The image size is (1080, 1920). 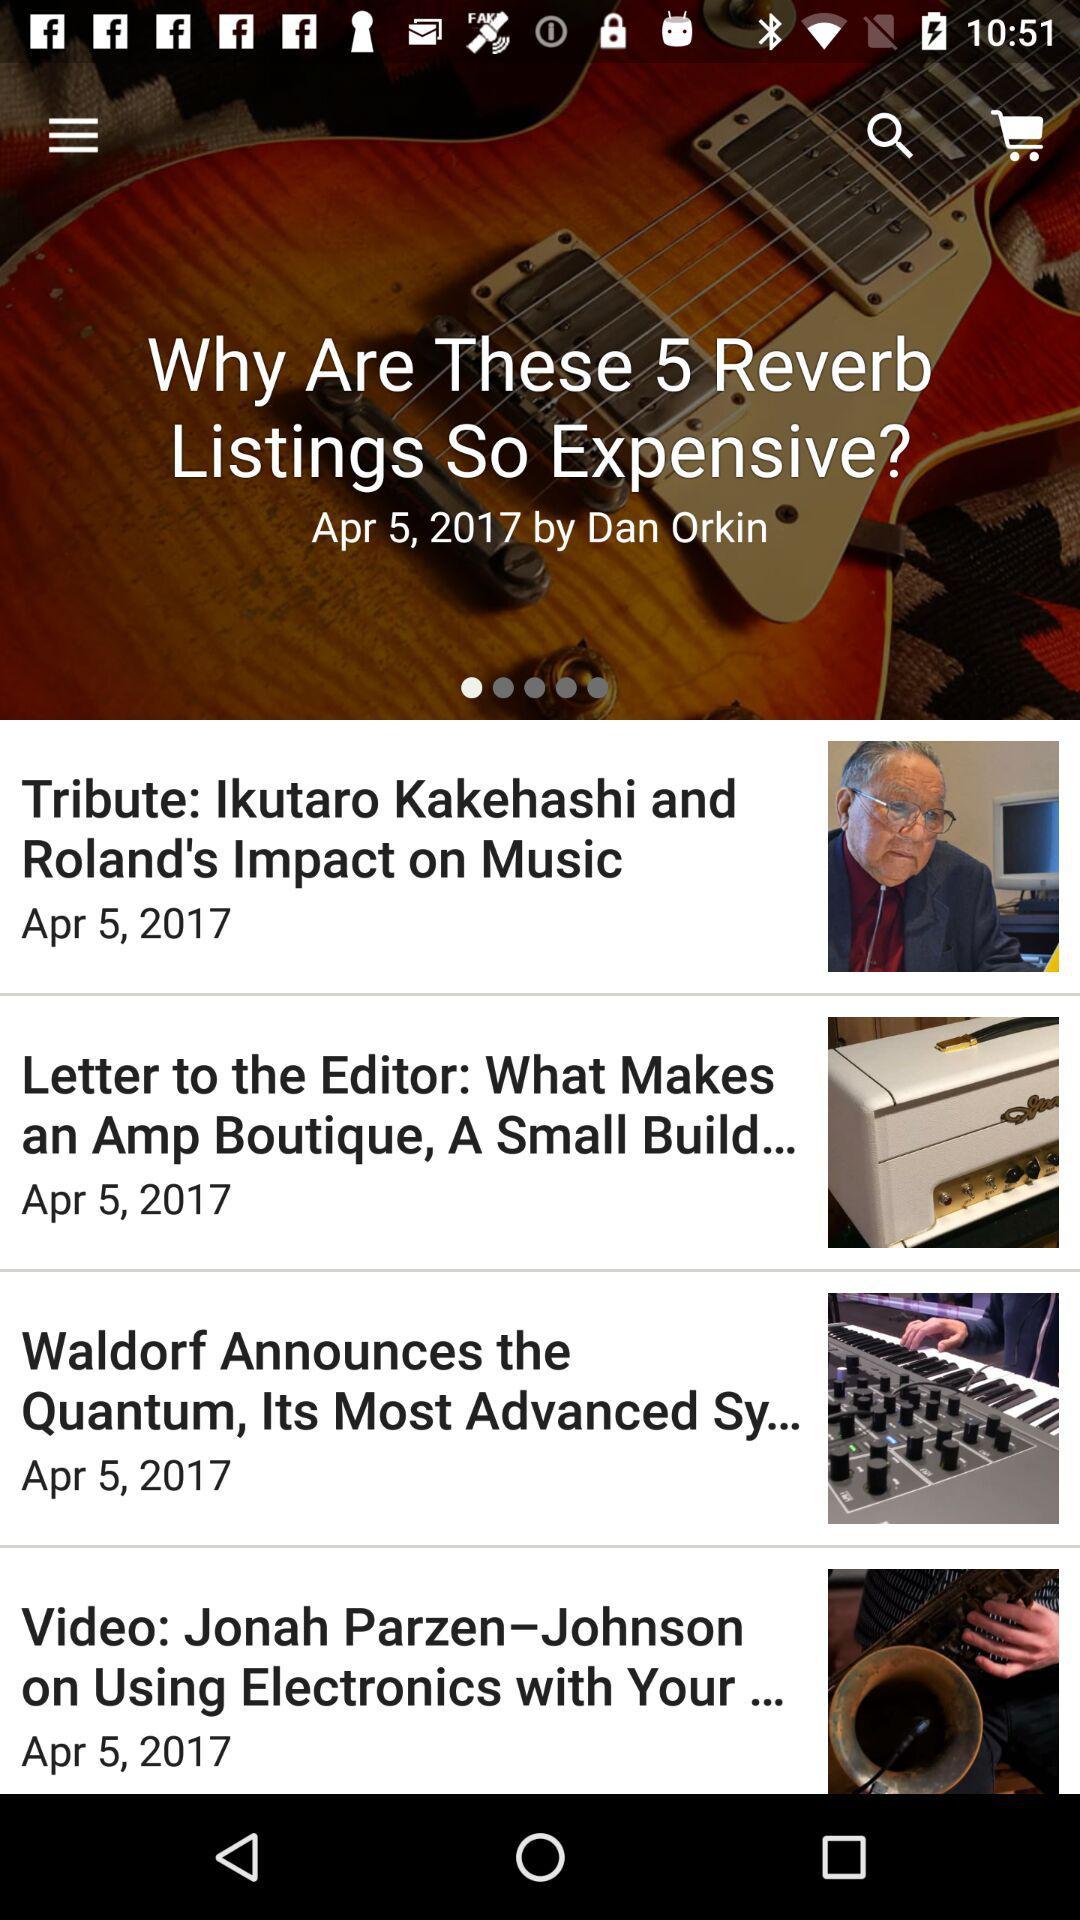 What do you see at coordinates (72, 135) in the screenshot?
I see `the icon to the left of news item` at bounding box center [72, 135].